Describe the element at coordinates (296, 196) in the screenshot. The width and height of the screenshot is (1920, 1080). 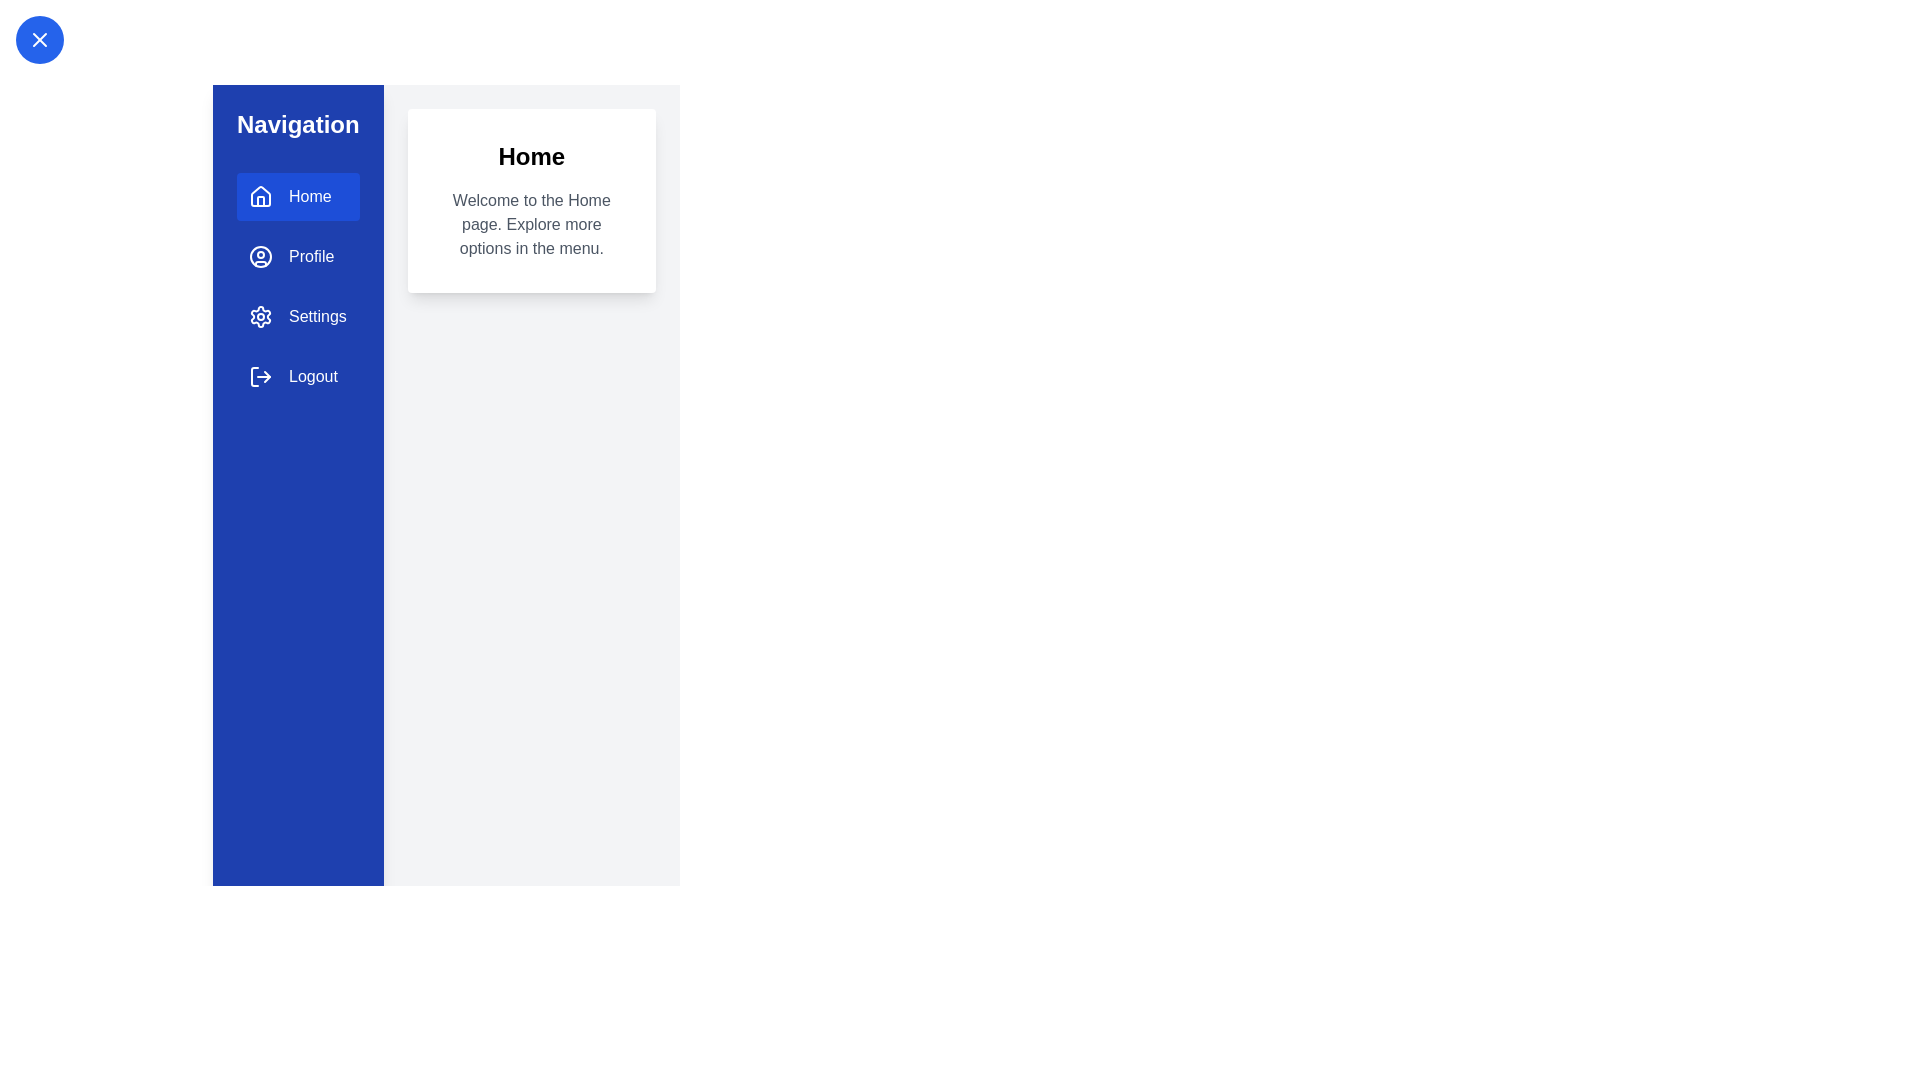
I see `the Home navigation option from the drawer` at that location.